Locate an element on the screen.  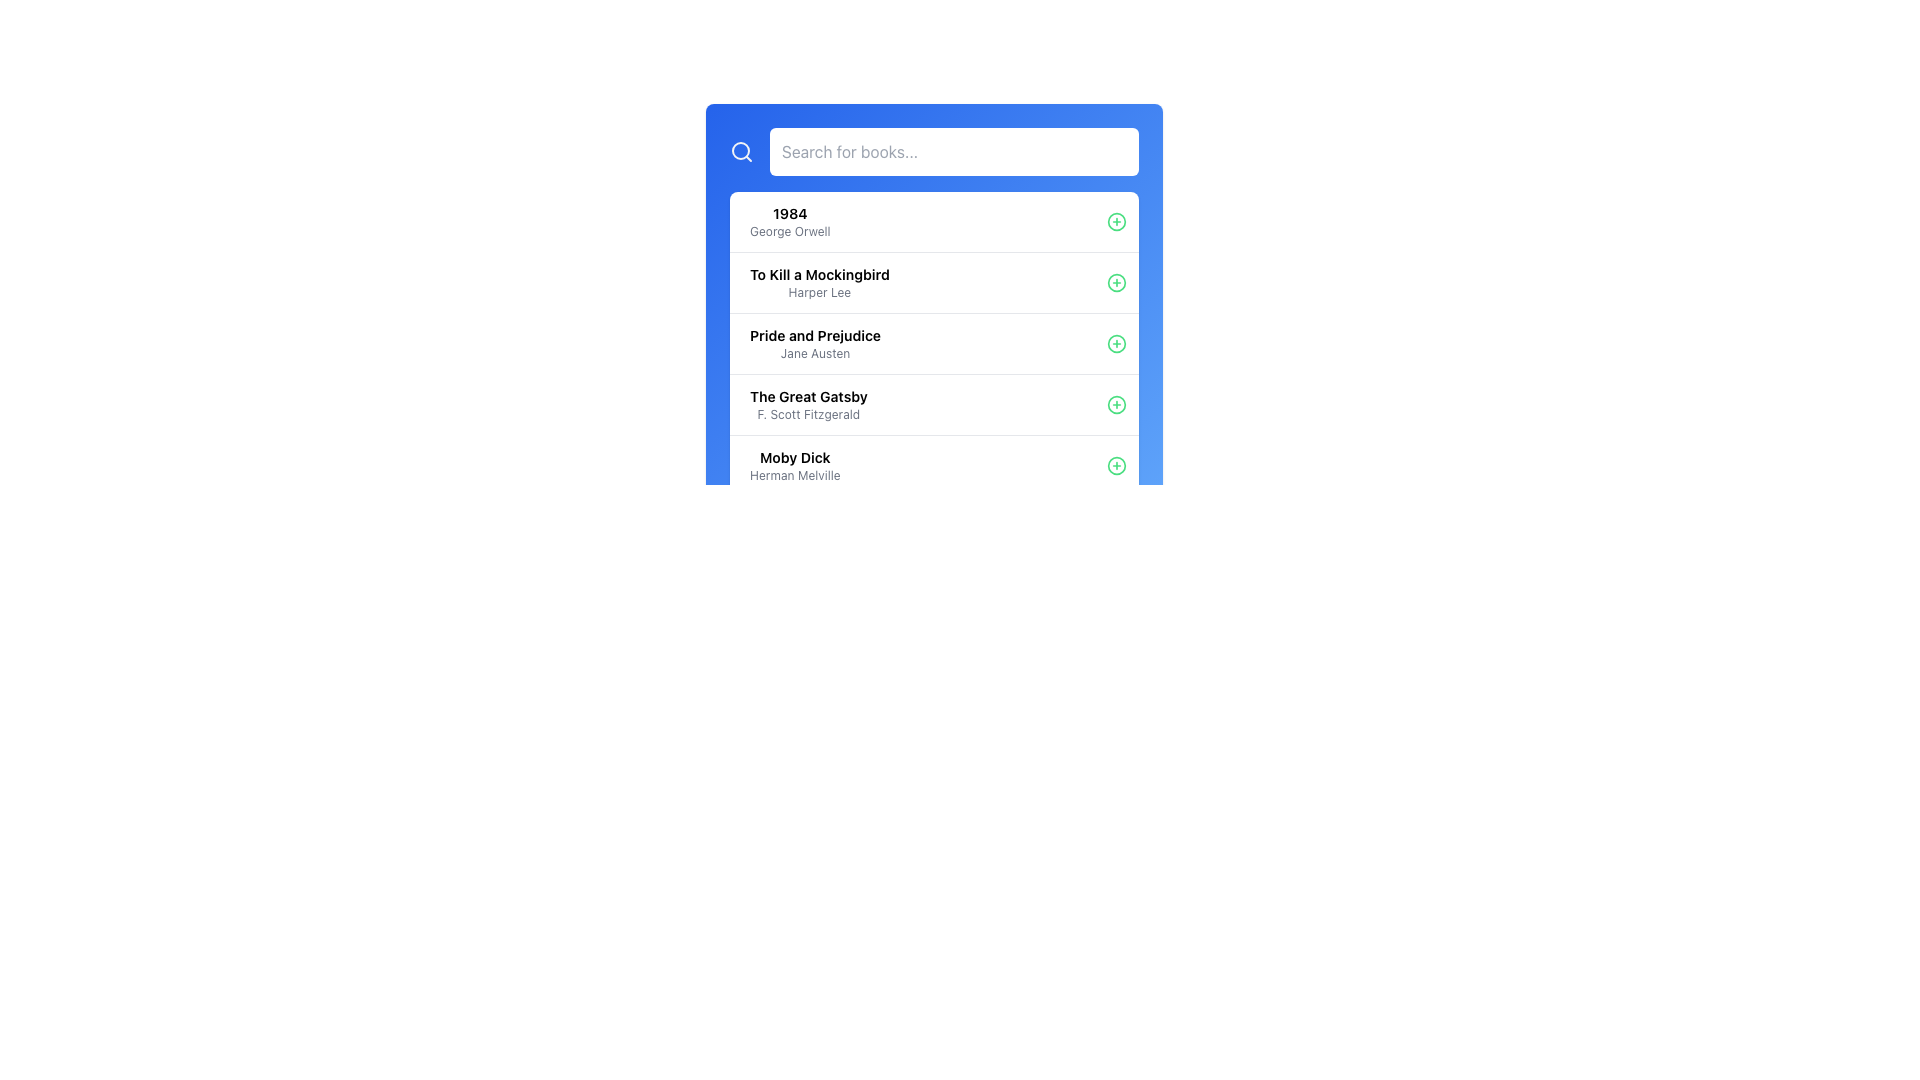
text label displaying the title '1984' located at the top of the first list item under the search bar is located at coordinates (789, 213).